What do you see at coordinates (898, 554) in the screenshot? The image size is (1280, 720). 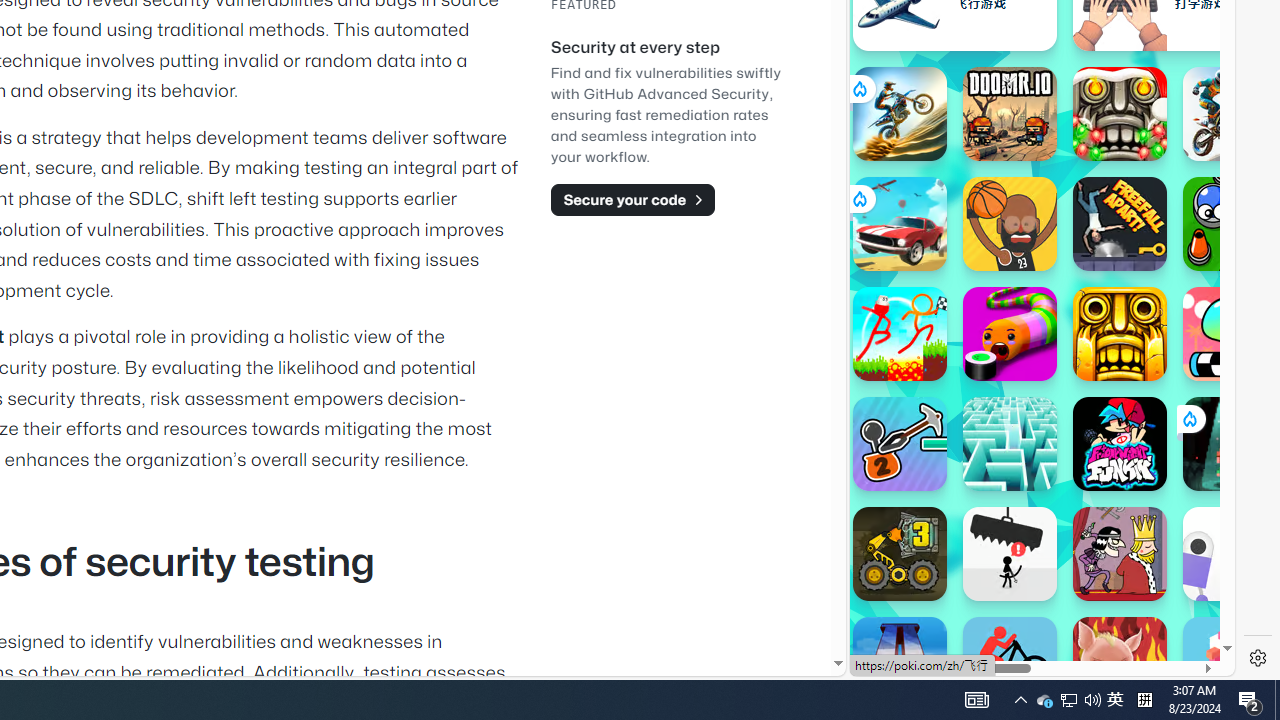 I see `'BoxRob 3 BoxRob 3'` at bounding box center [898, 554].